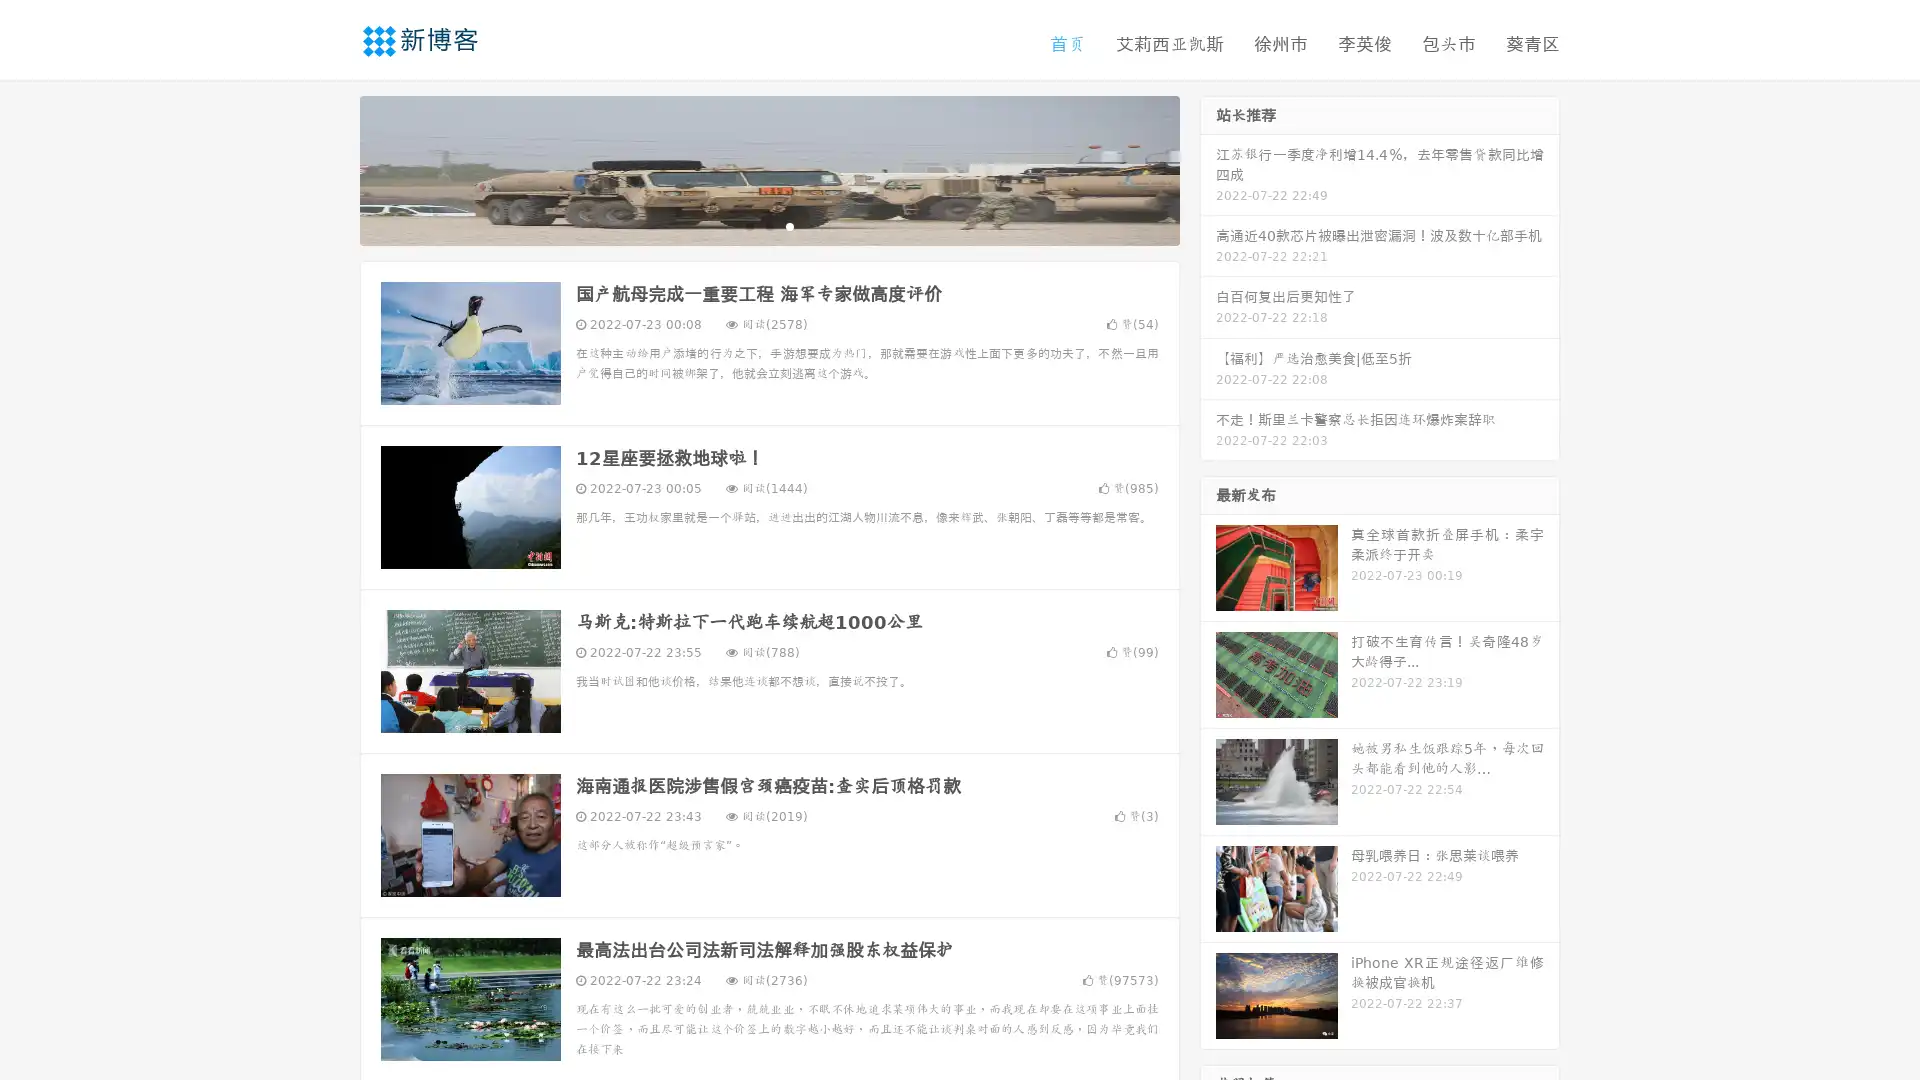  I want to click on Go to slide 2, so click(768, 225).